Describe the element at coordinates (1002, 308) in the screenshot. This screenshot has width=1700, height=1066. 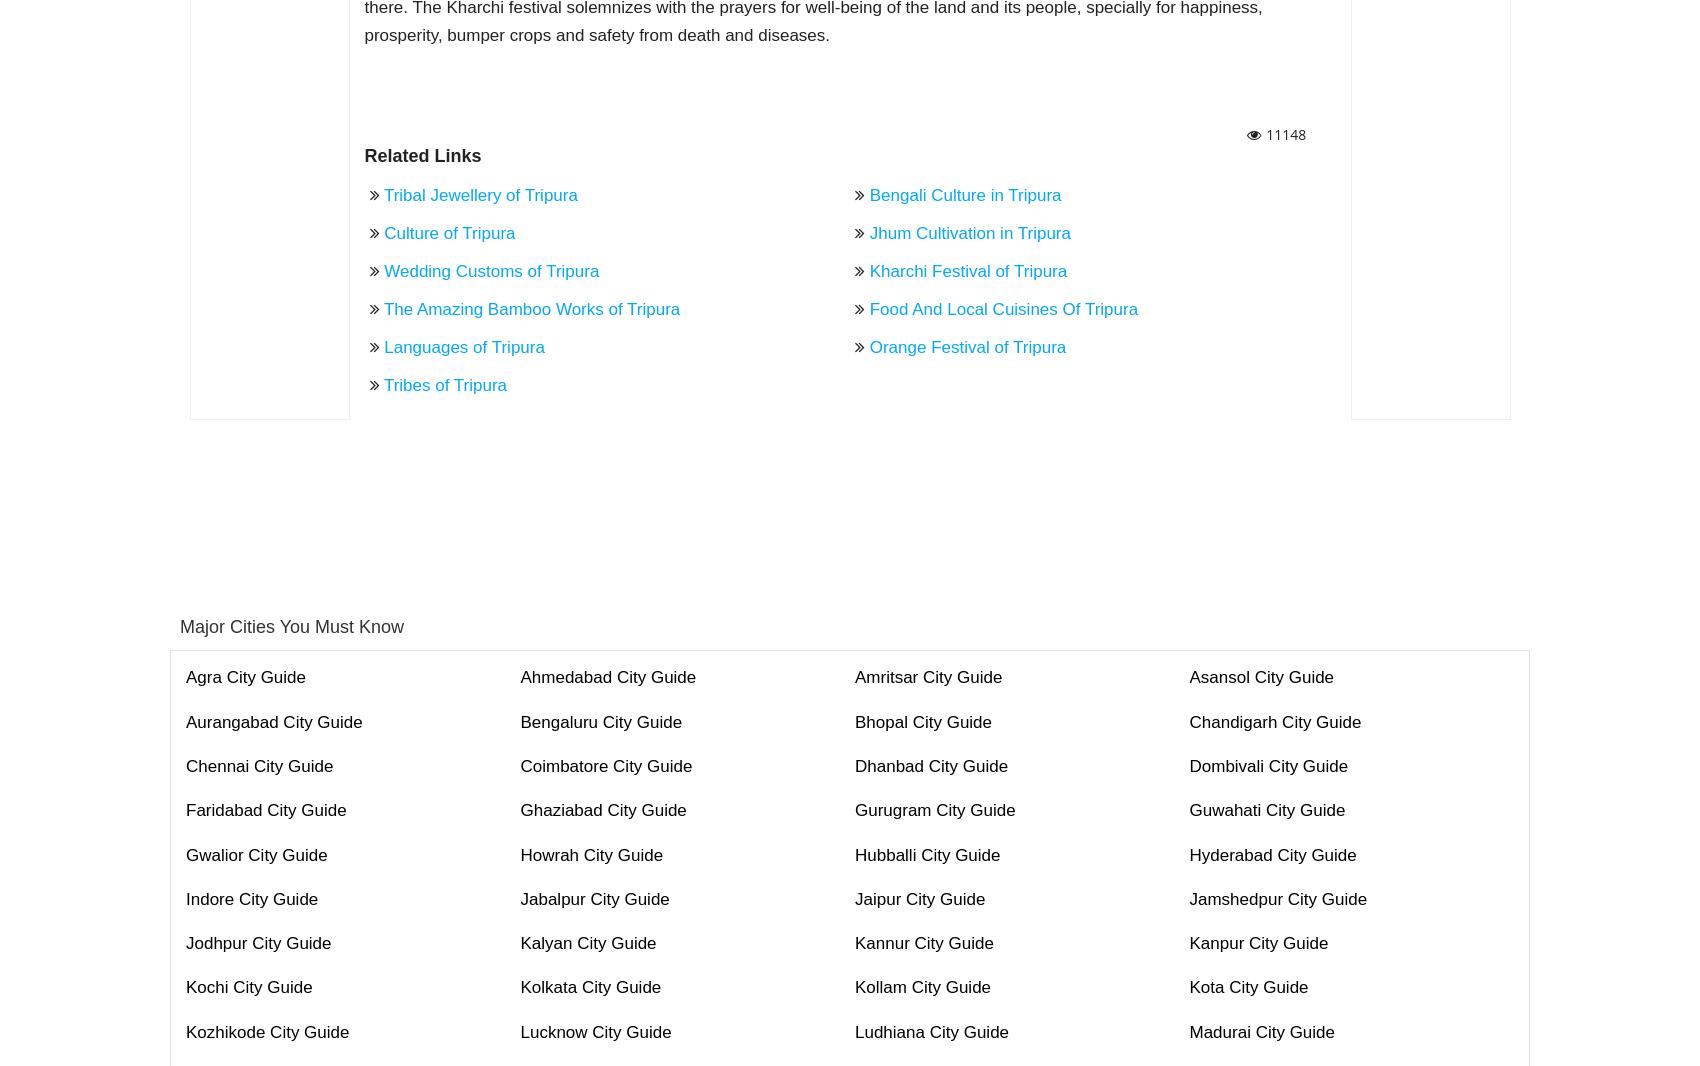
I see `'Food And Local Cuisines Of Tripura'` at that location.